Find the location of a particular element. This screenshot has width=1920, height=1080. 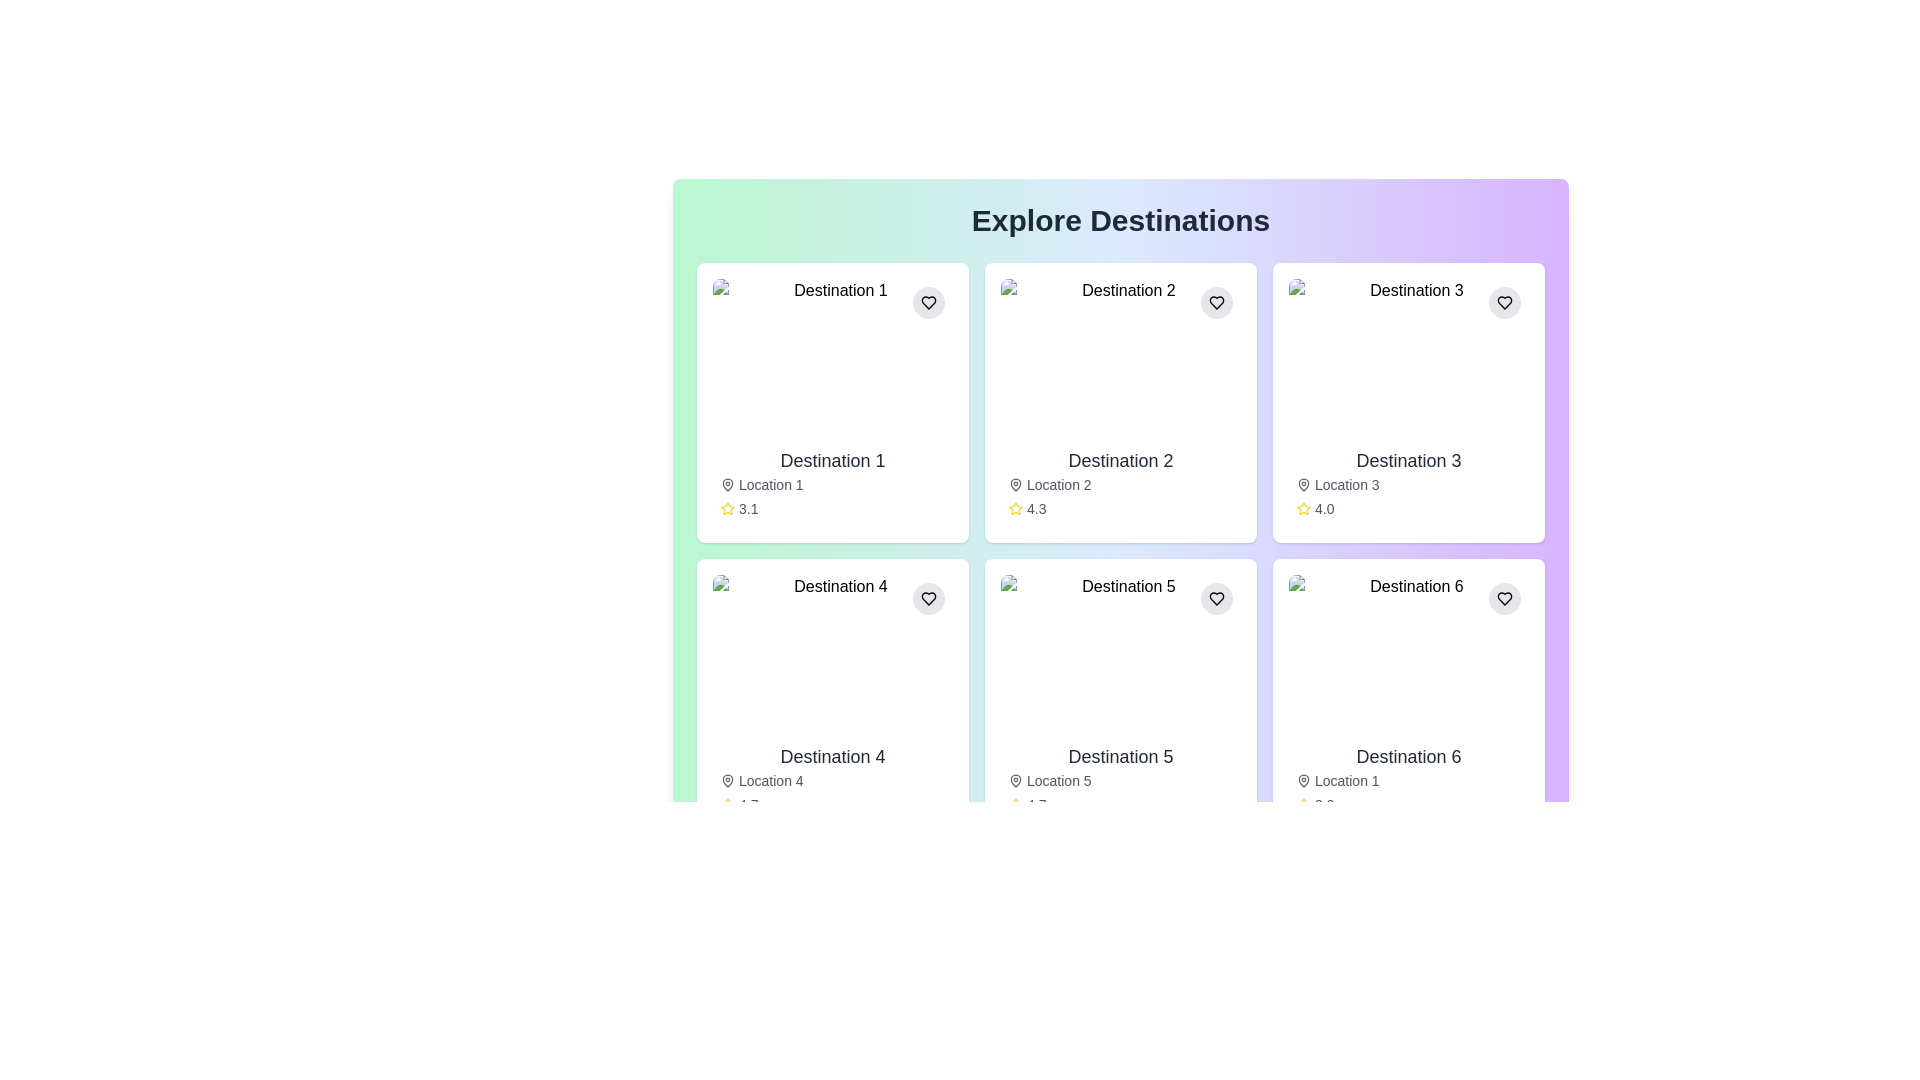

the pin-shaped vector graphic icon located in the third card under 'Explore Destinations', near 'Location 3' is located at coordinates (1304, 483).